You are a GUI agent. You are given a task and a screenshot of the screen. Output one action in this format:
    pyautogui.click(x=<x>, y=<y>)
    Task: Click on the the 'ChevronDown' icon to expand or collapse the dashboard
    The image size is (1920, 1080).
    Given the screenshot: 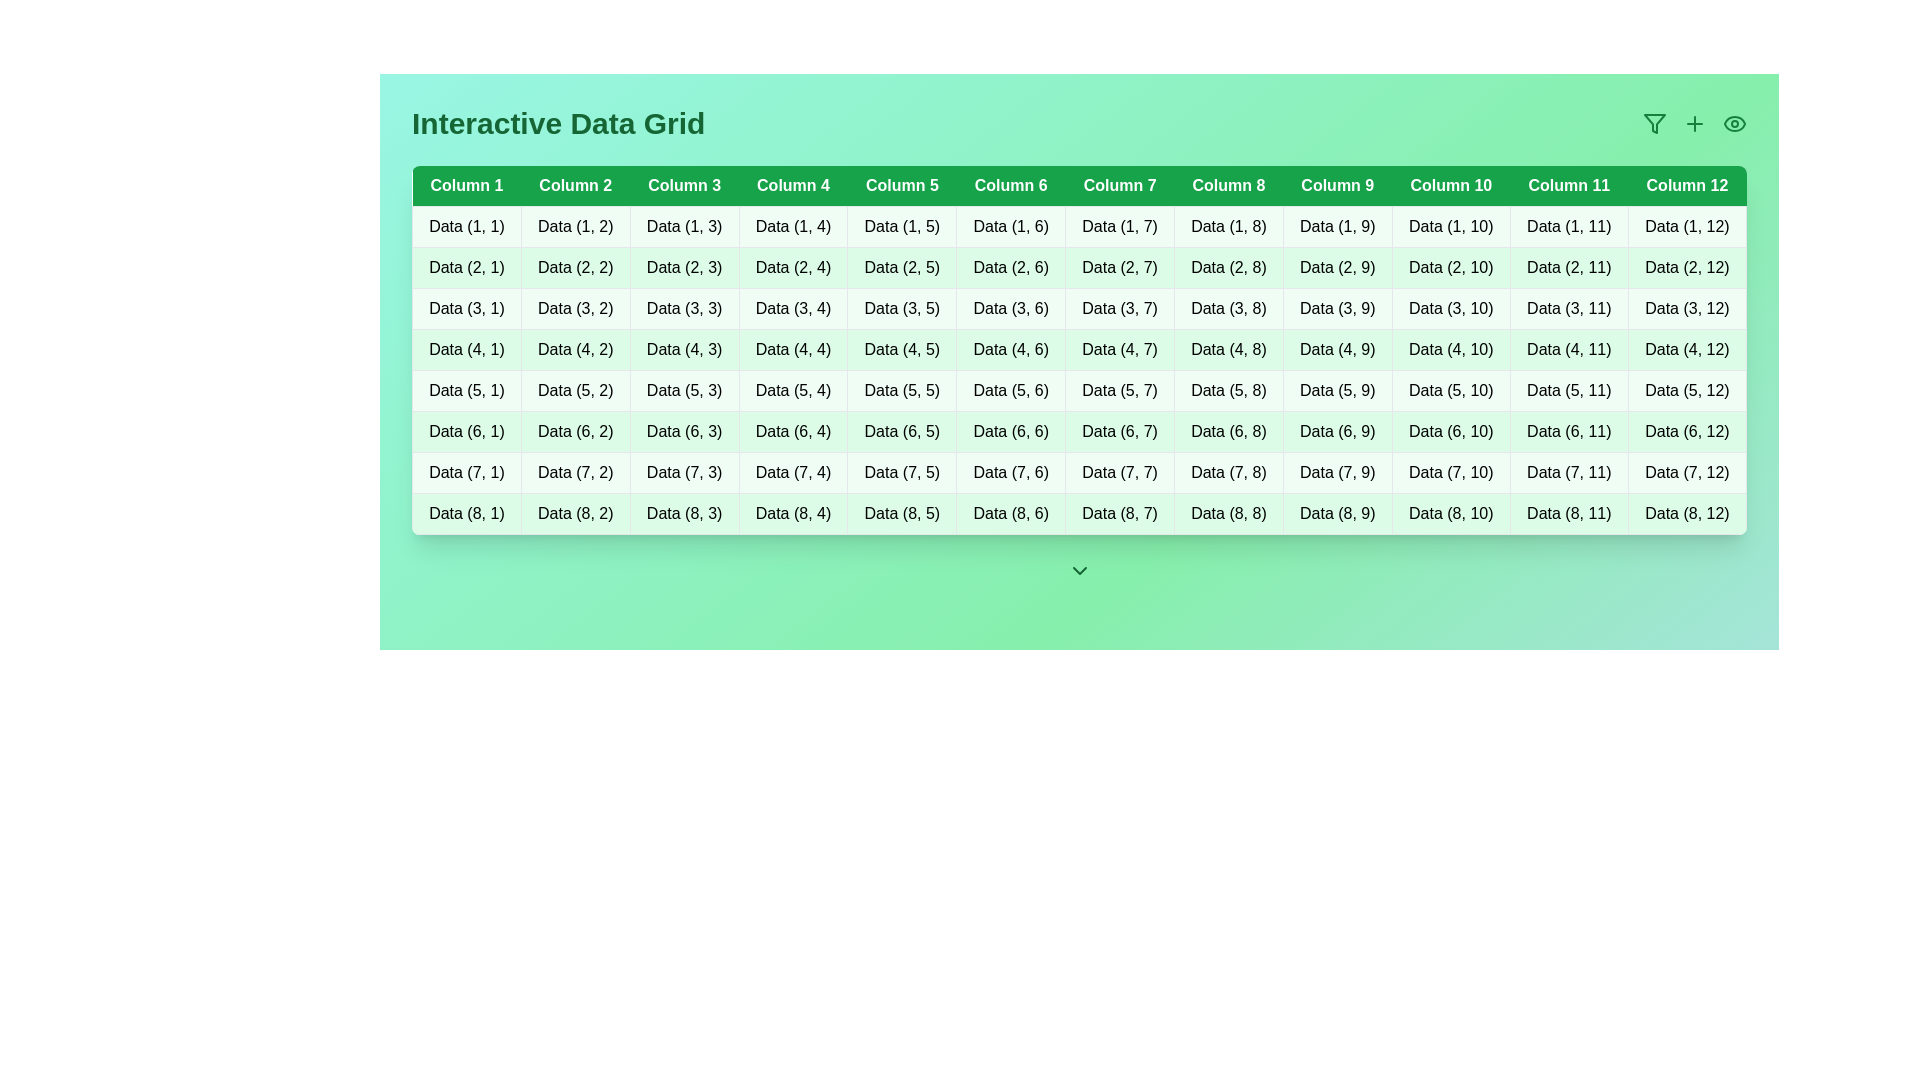 What is the action you would take?
    pyautogui.click(x=1078, y=570)
    